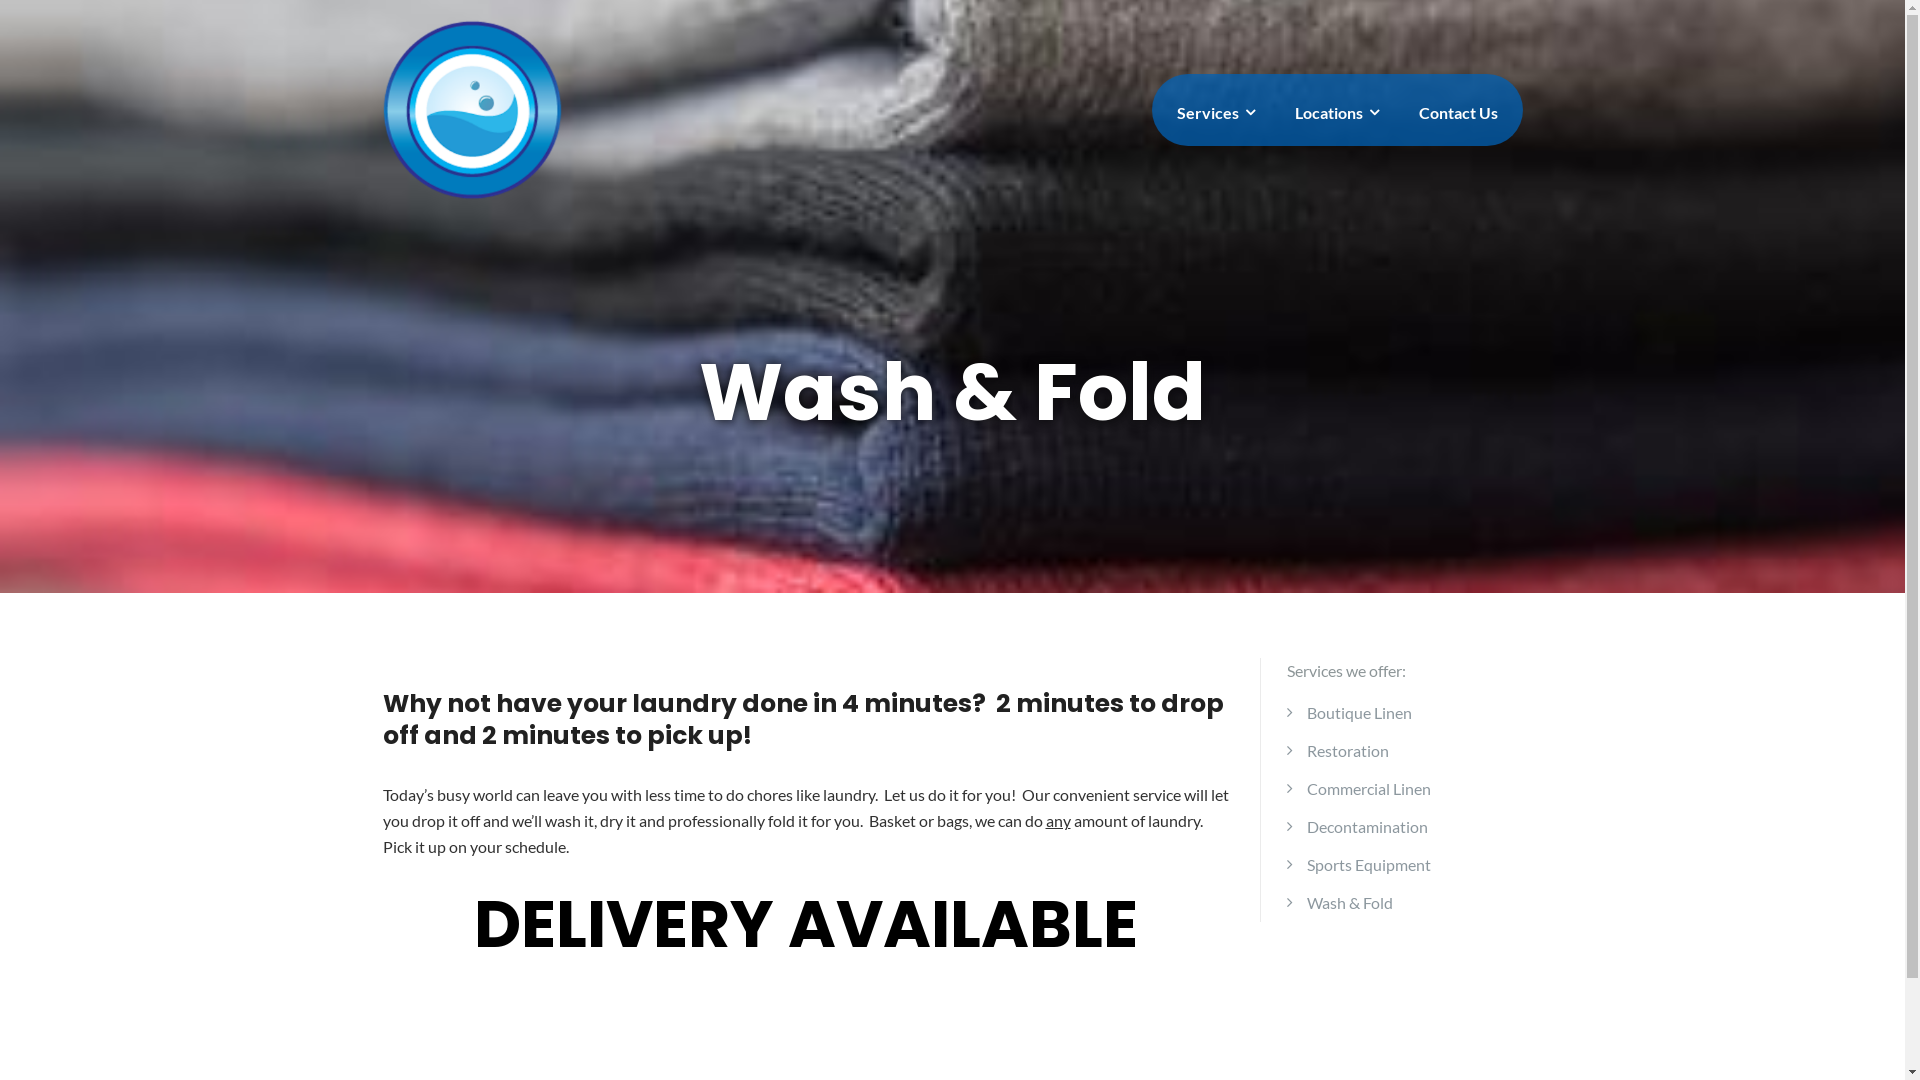  I want to click on 'Sports Equipment', so click(1367, 863).